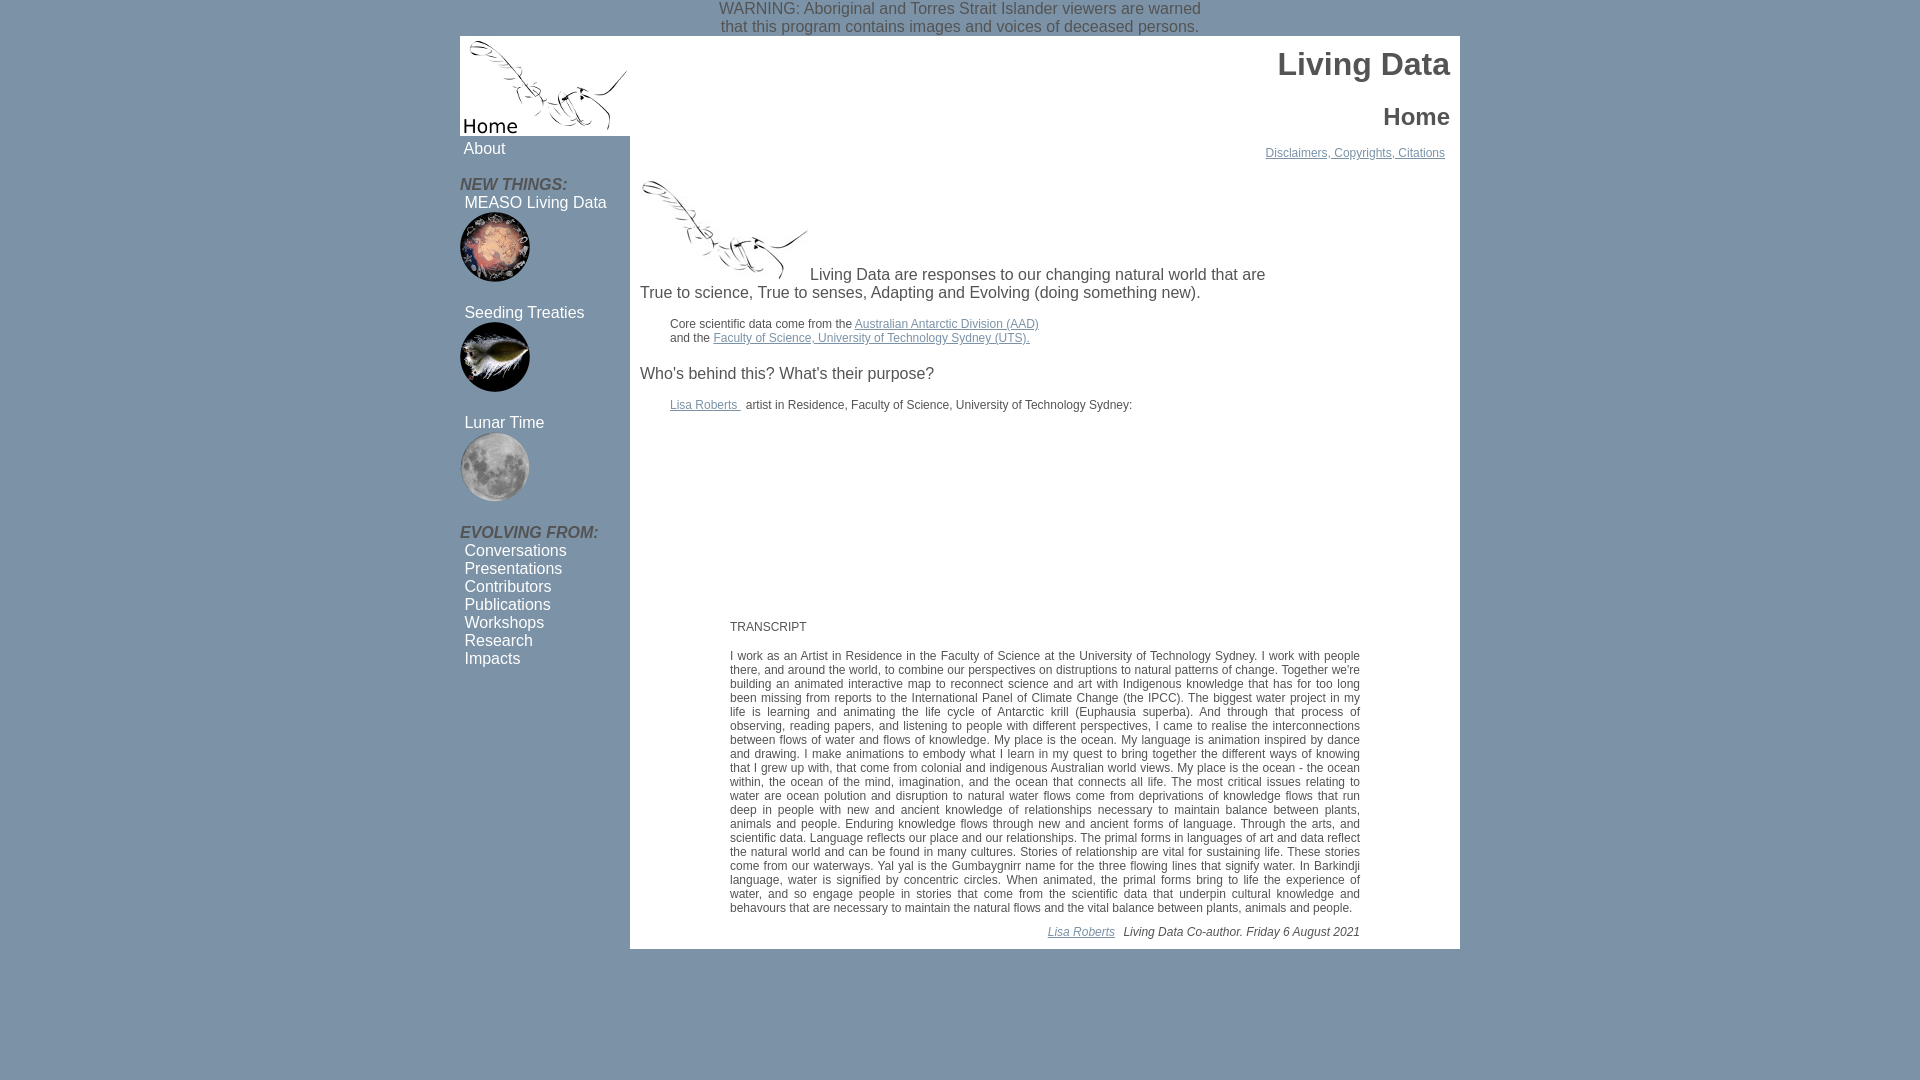 This screenshot has height=1080, width=1920. Describe the element at coordinates (494, 245) in the screenshot. I see `'MEASO Living Data'` at that location.